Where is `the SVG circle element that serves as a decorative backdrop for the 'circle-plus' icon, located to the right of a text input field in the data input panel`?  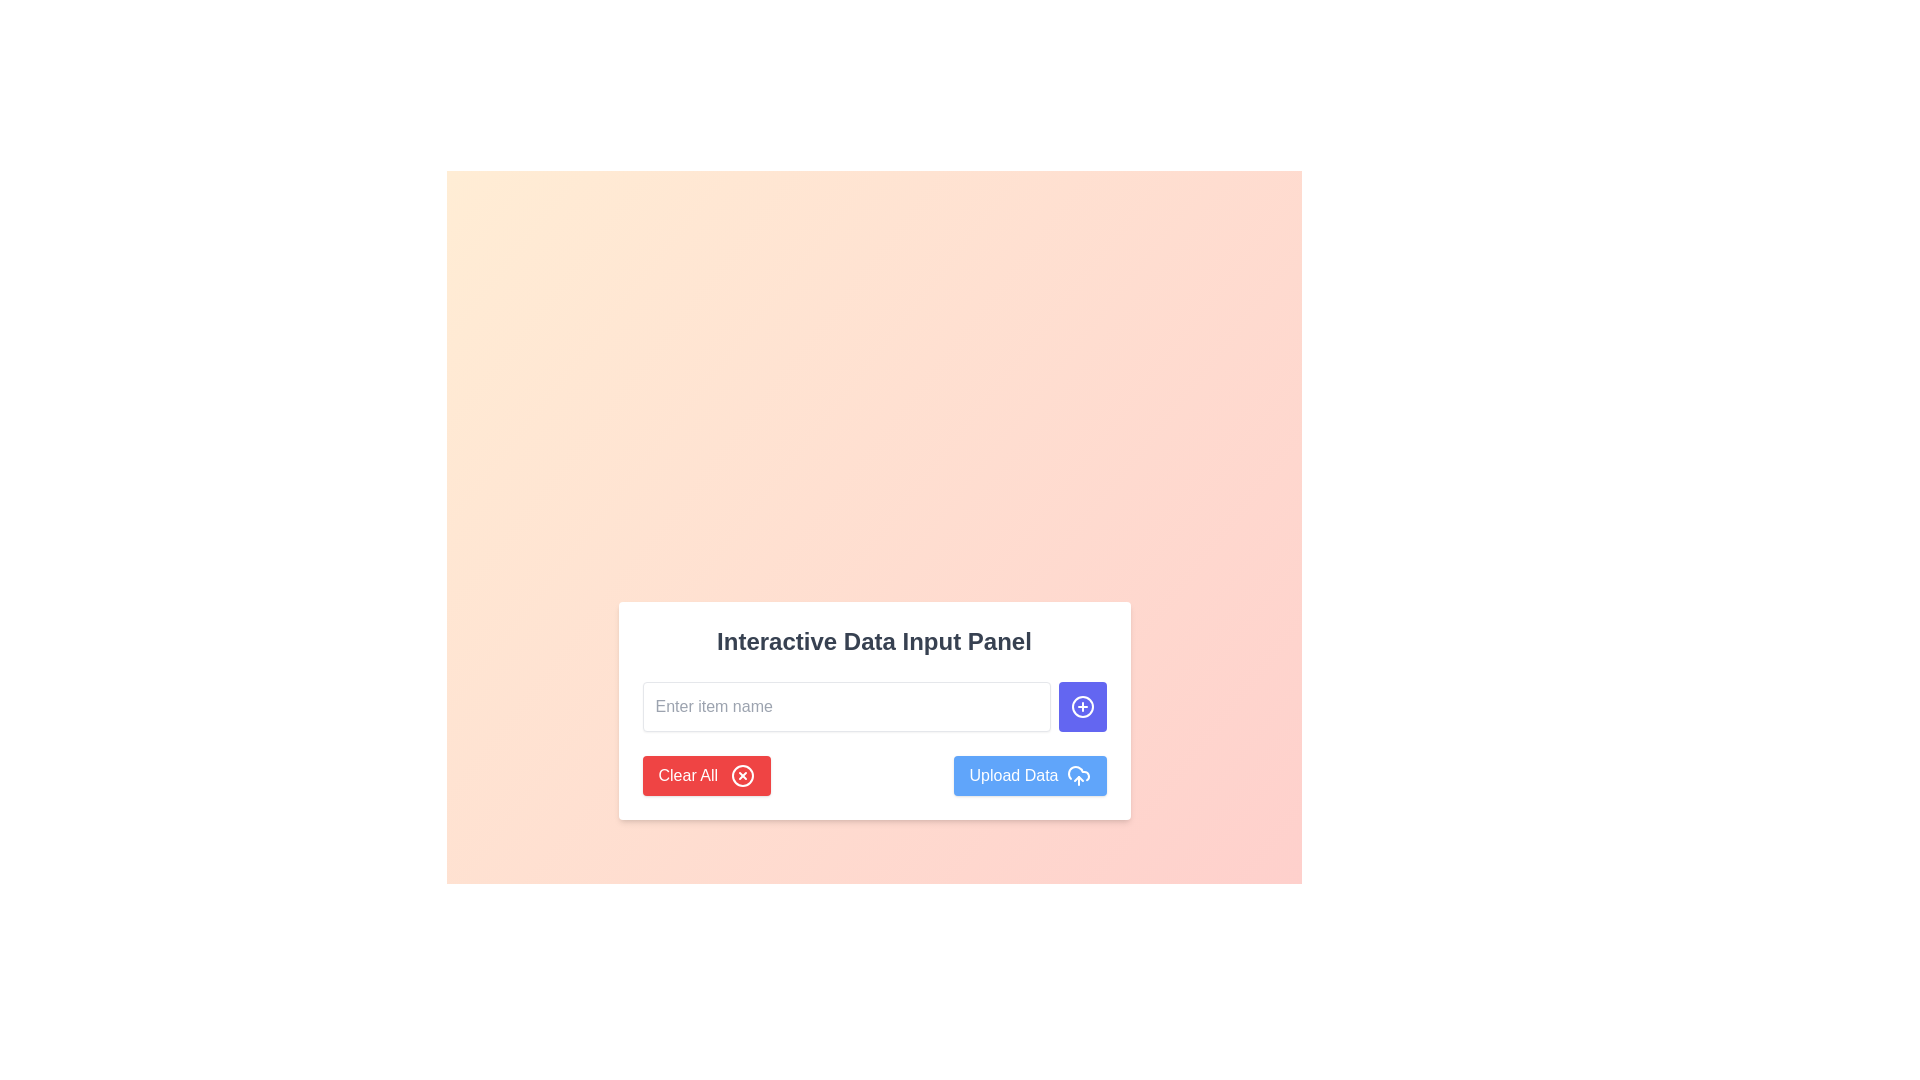 the SVG circle element that serves as a decorative backdrop for the 'circle-plus' icon, located to the right of a text input field in the data input panel is located at coordinates (1081, 705).